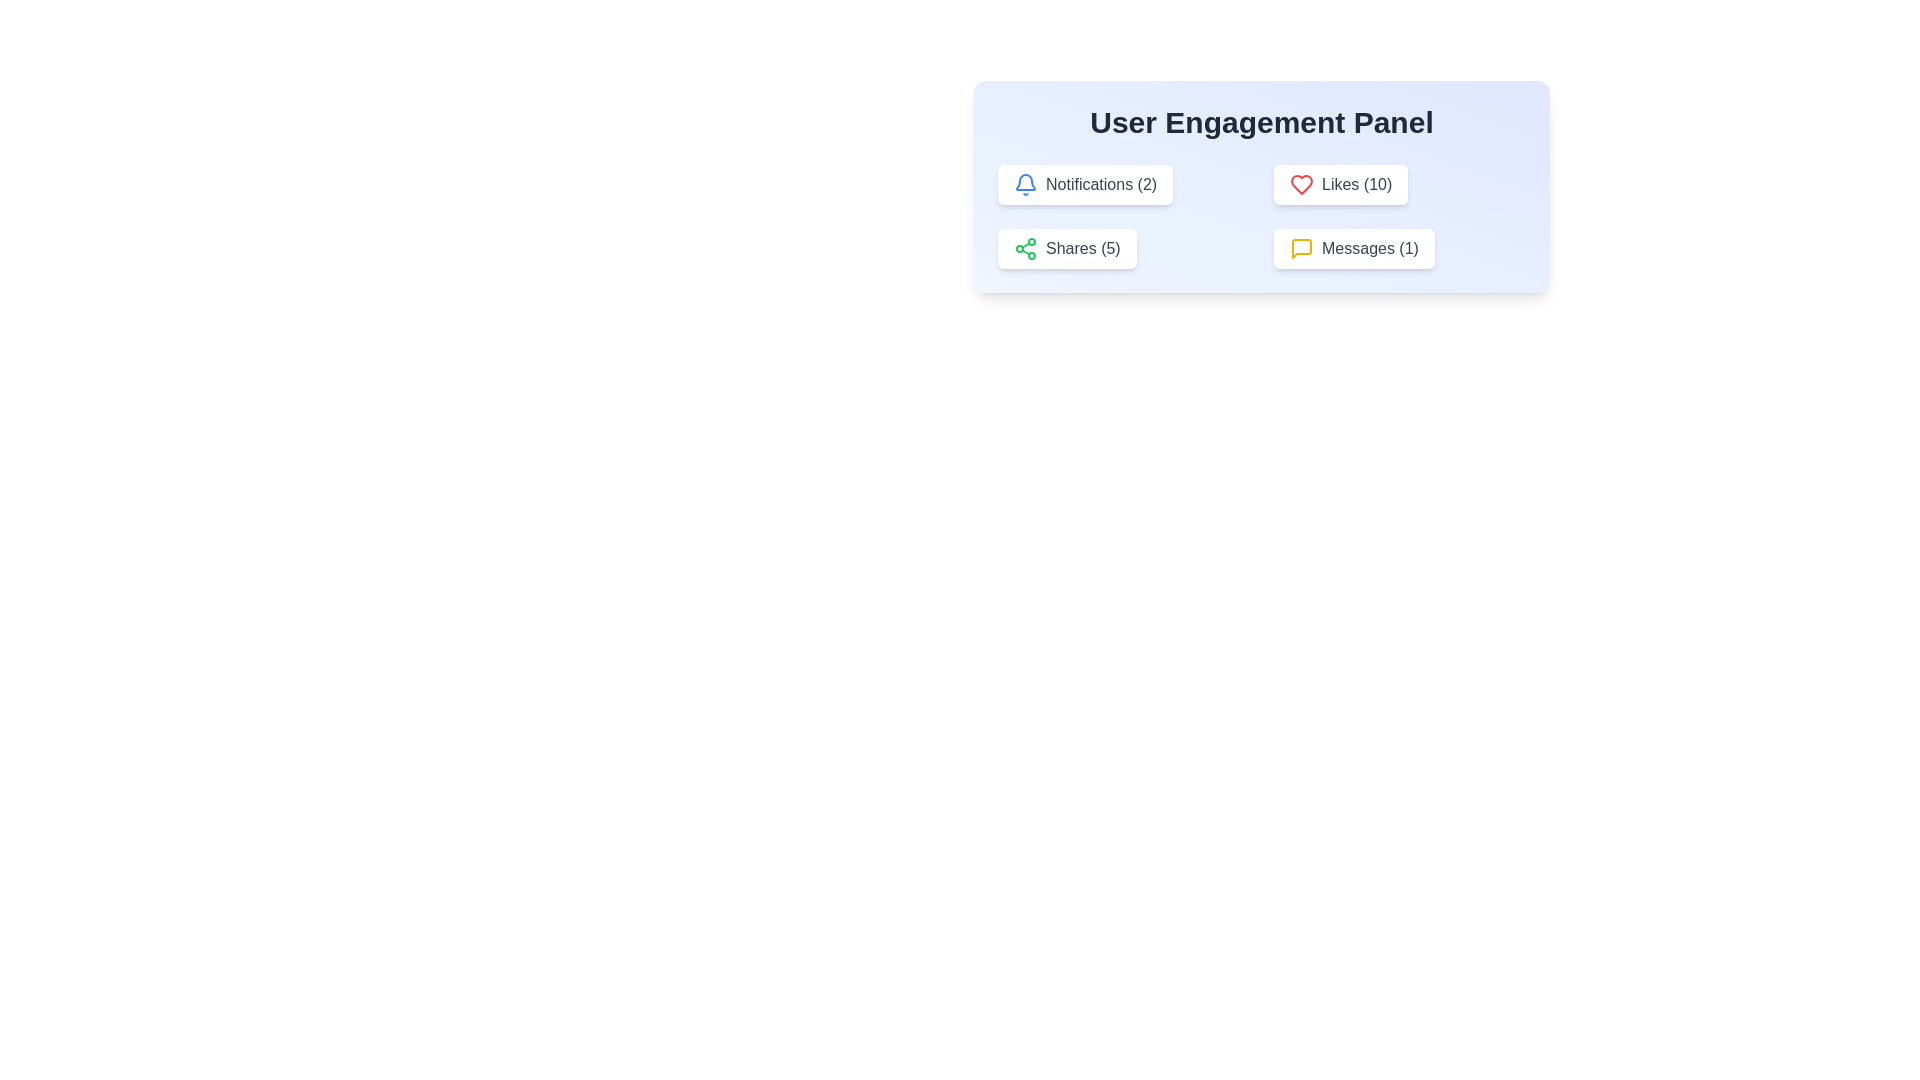 The width and height of the screenshot is (1920, 1080). I want to click on the Button that provides a count of '5' and access to shares or shared items, located below the 'Notifications (2)' element and to the left of the 'Messages (1)' element, so click(1123, 248).